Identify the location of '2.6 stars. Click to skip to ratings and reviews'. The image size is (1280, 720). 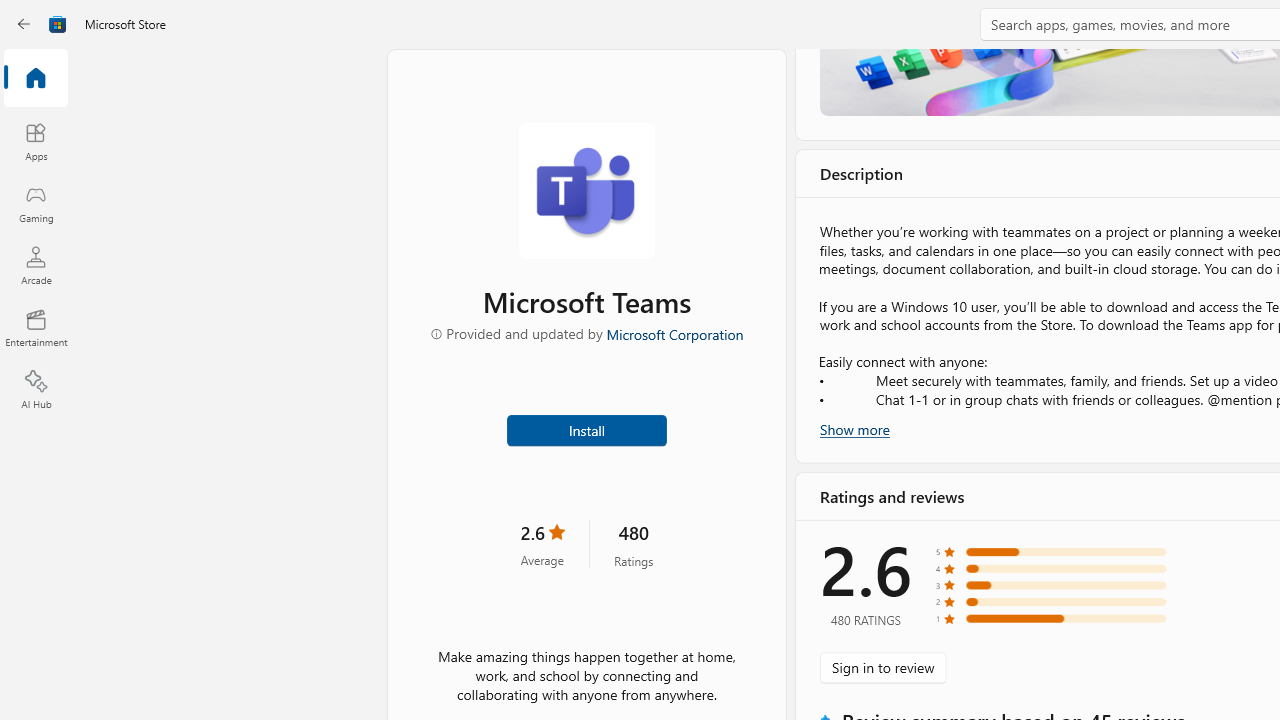
(542, 543).